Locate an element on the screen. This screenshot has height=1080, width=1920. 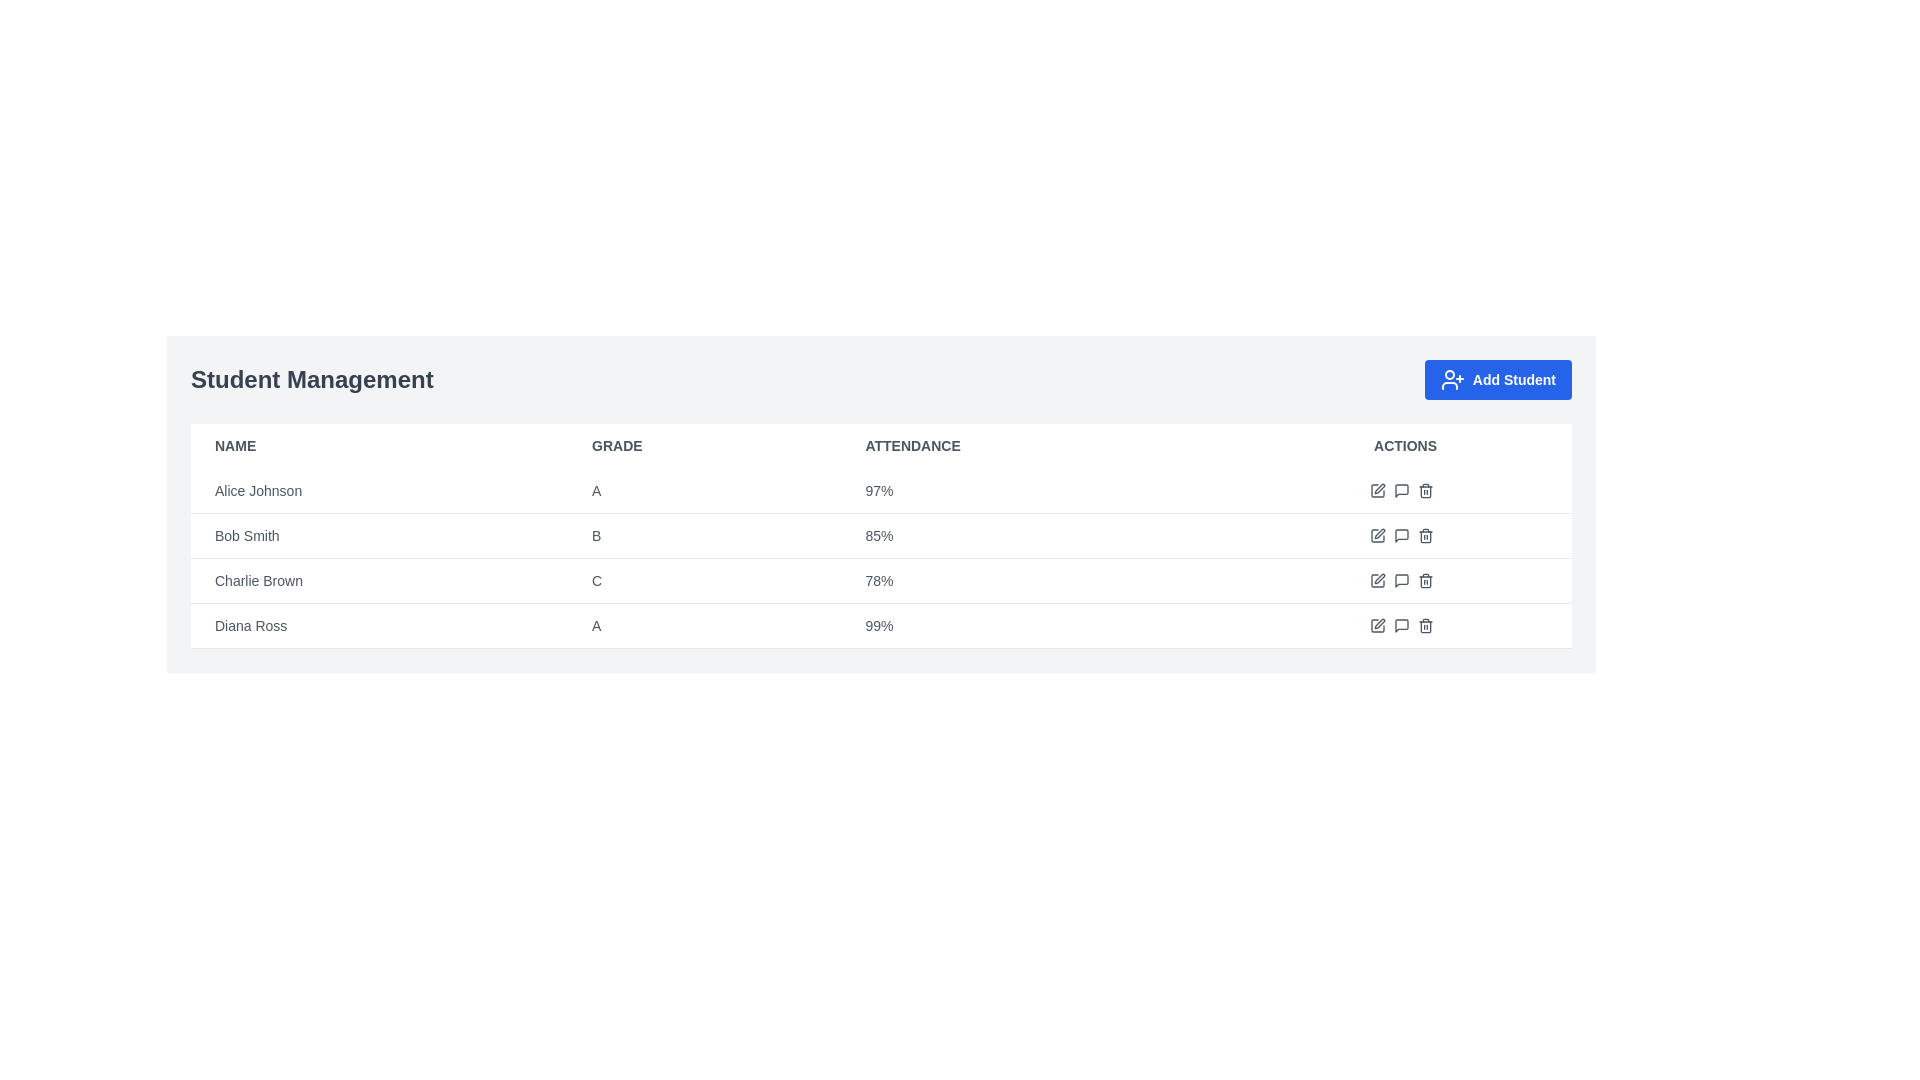
the vector graphic icon resembling a pen intersecting with a square in the last row of the 'Actions' column of the 'Student Management' table is located at coordinates (1378, 623).